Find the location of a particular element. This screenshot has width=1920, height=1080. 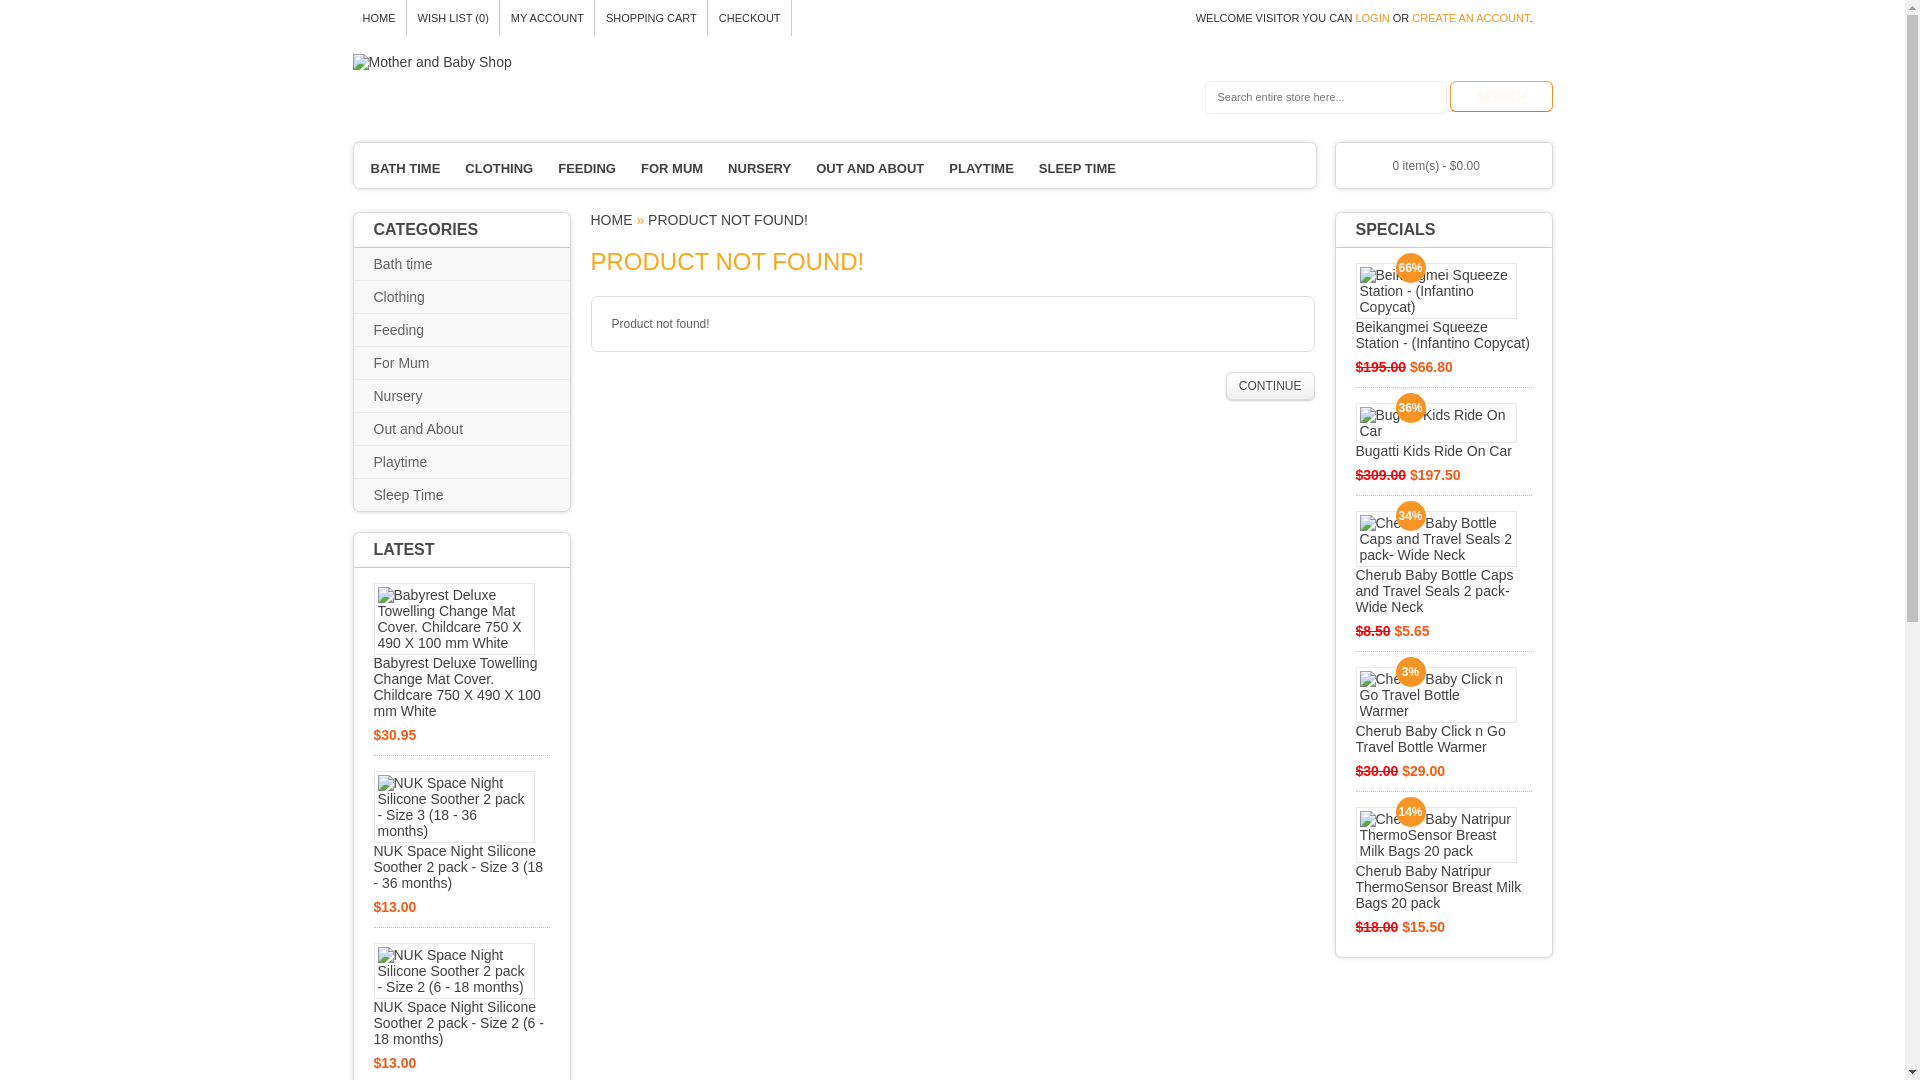

'Playtime' is located at coordinates (374, 462).